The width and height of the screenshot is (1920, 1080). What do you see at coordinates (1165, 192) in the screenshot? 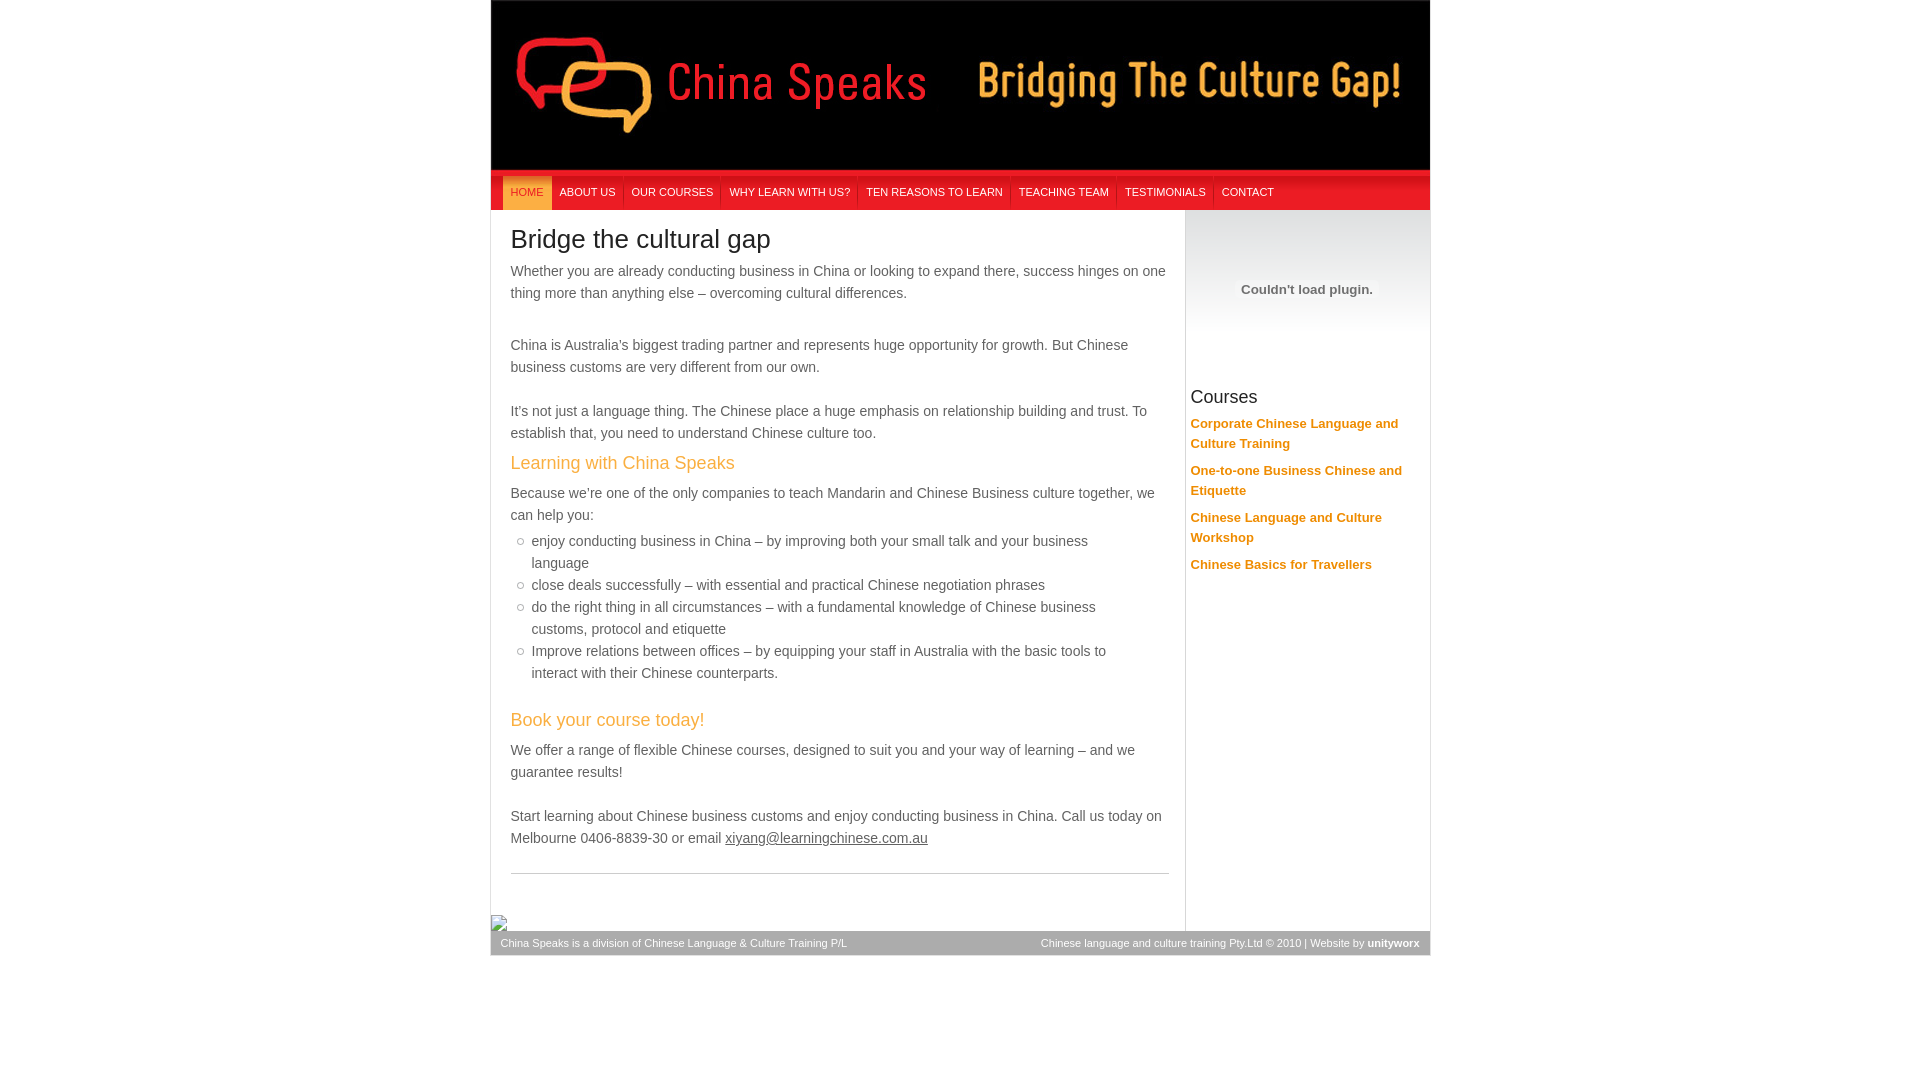
I see `'TESTIMONIALS'` at bounding box center [1165, 192].